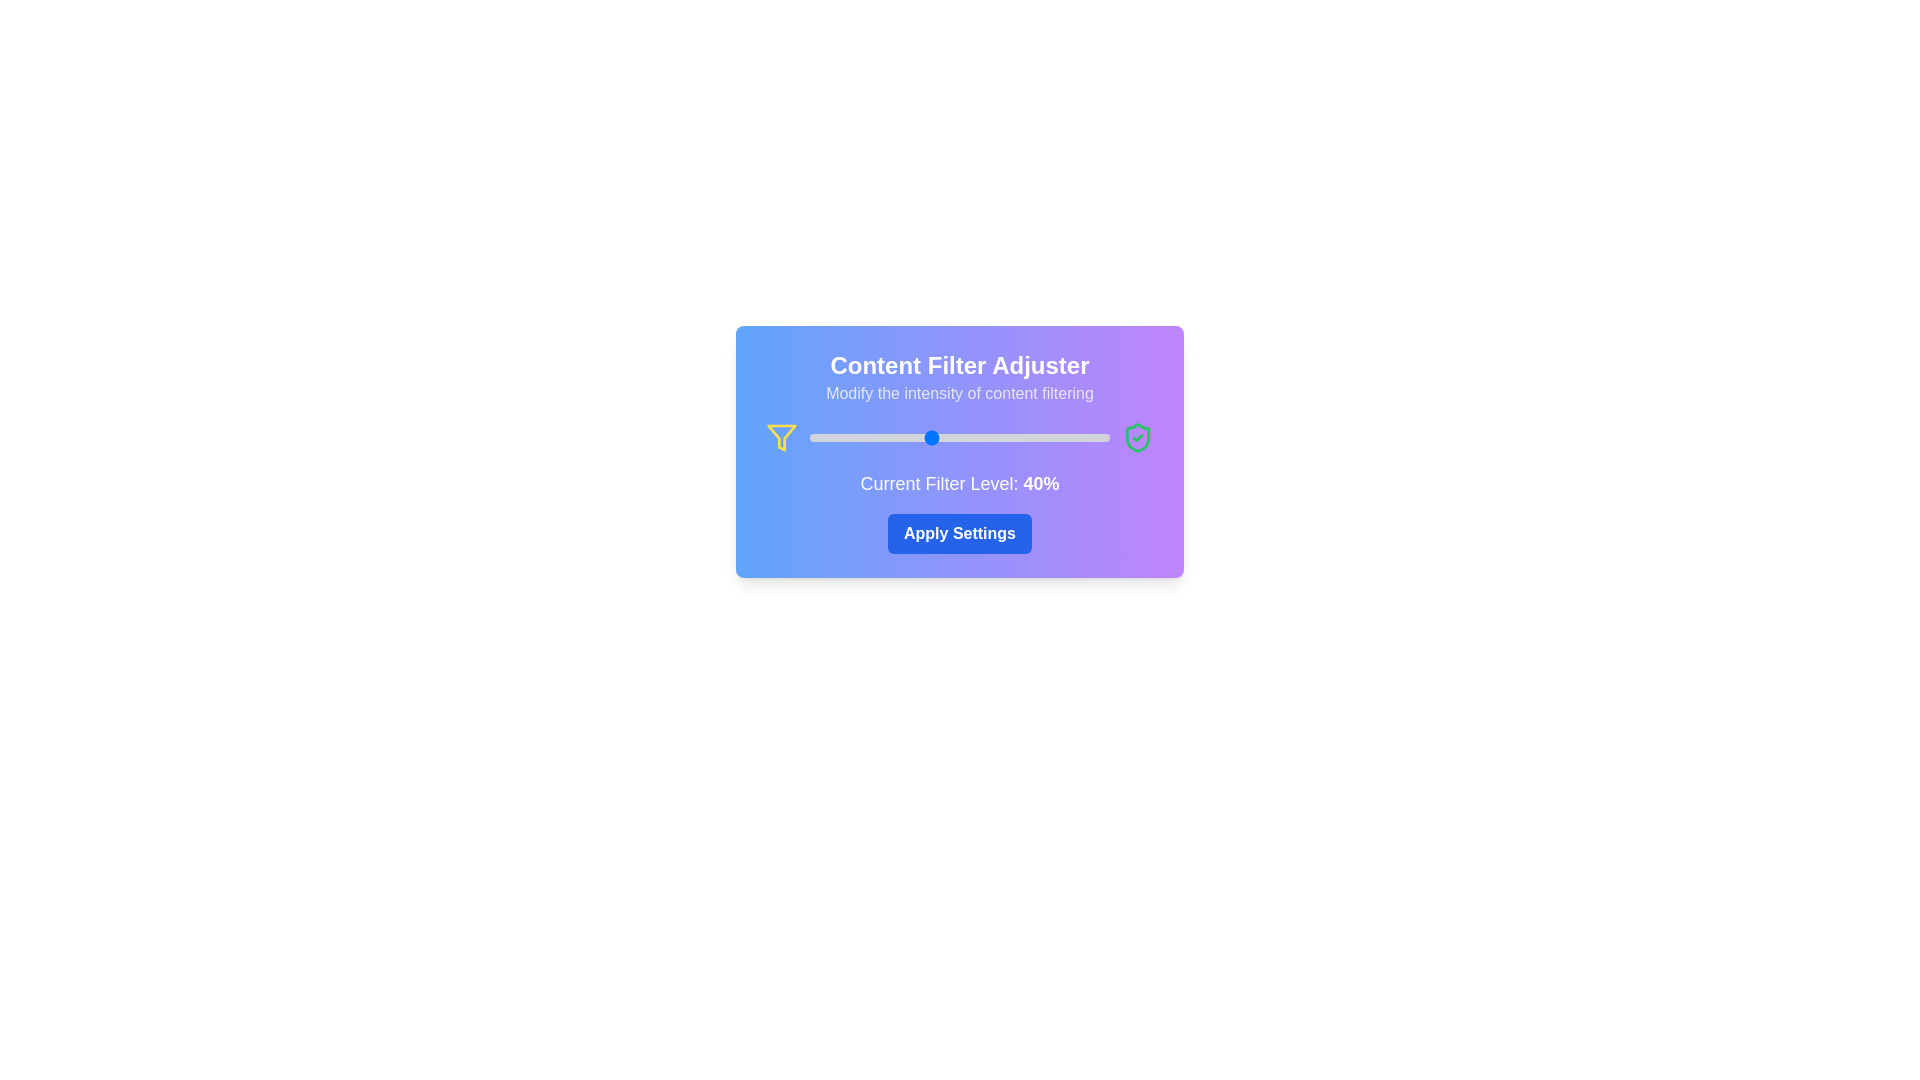  Describe the element at coordinates (851, 437) in the screenshot. I see `the slider to set the filter level to 14%` at that location.